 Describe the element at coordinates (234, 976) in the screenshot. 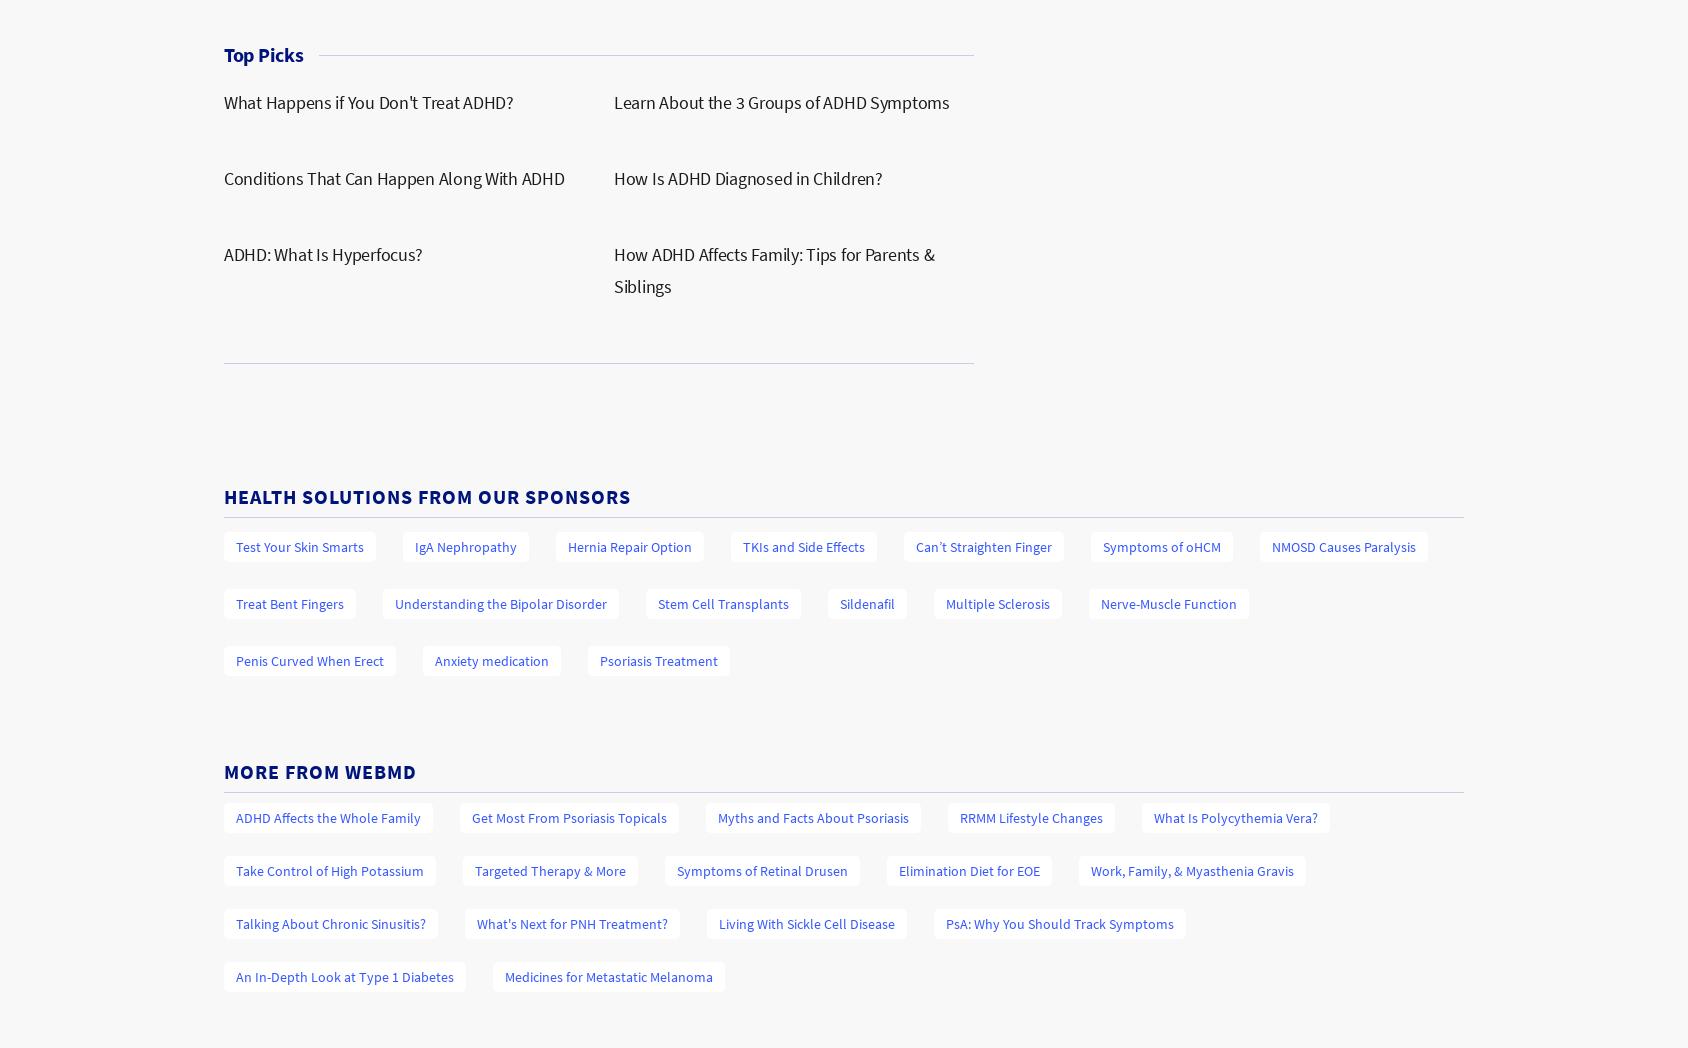

I see `'An In-Depth Look at Type 1 Diabetes'` at that location.